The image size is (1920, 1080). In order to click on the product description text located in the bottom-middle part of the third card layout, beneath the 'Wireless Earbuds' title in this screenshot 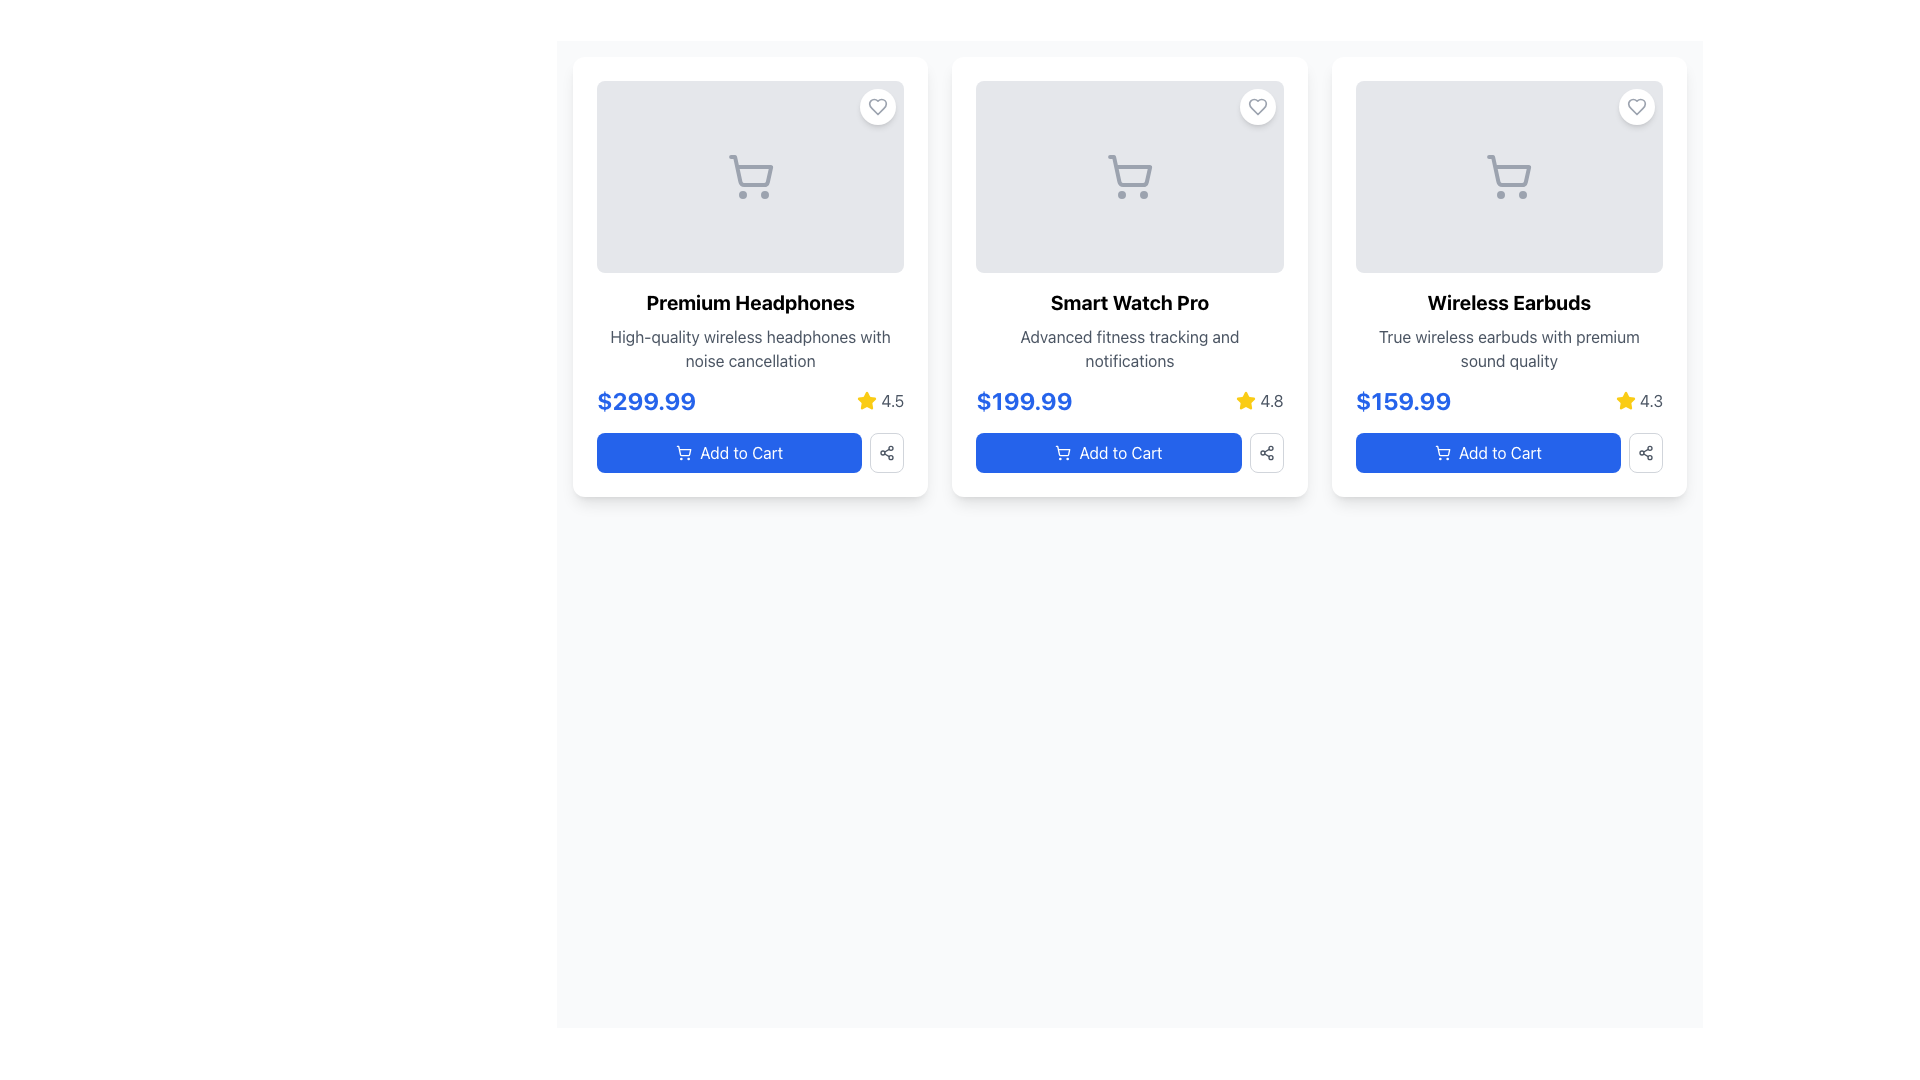, I will do `click(1509, 347)`.